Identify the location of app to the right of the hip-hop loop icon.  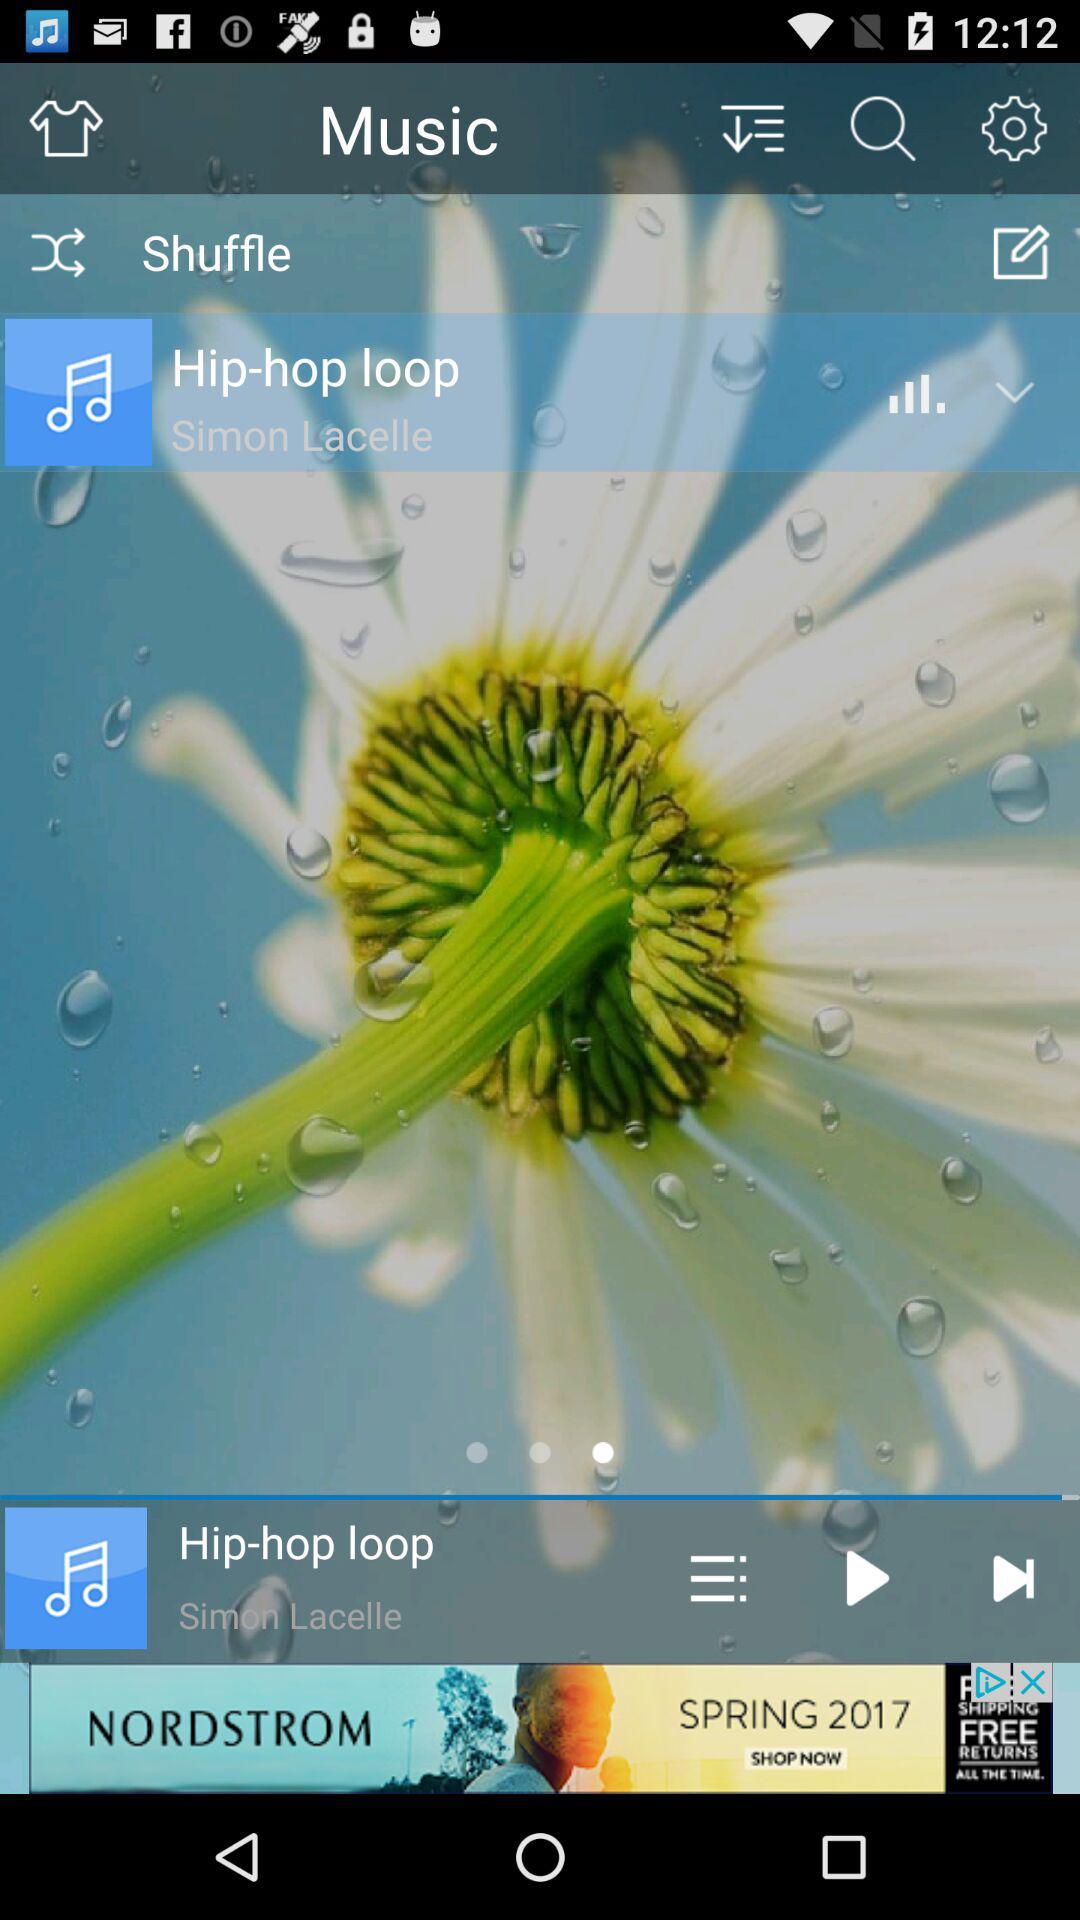
(717, 1577).